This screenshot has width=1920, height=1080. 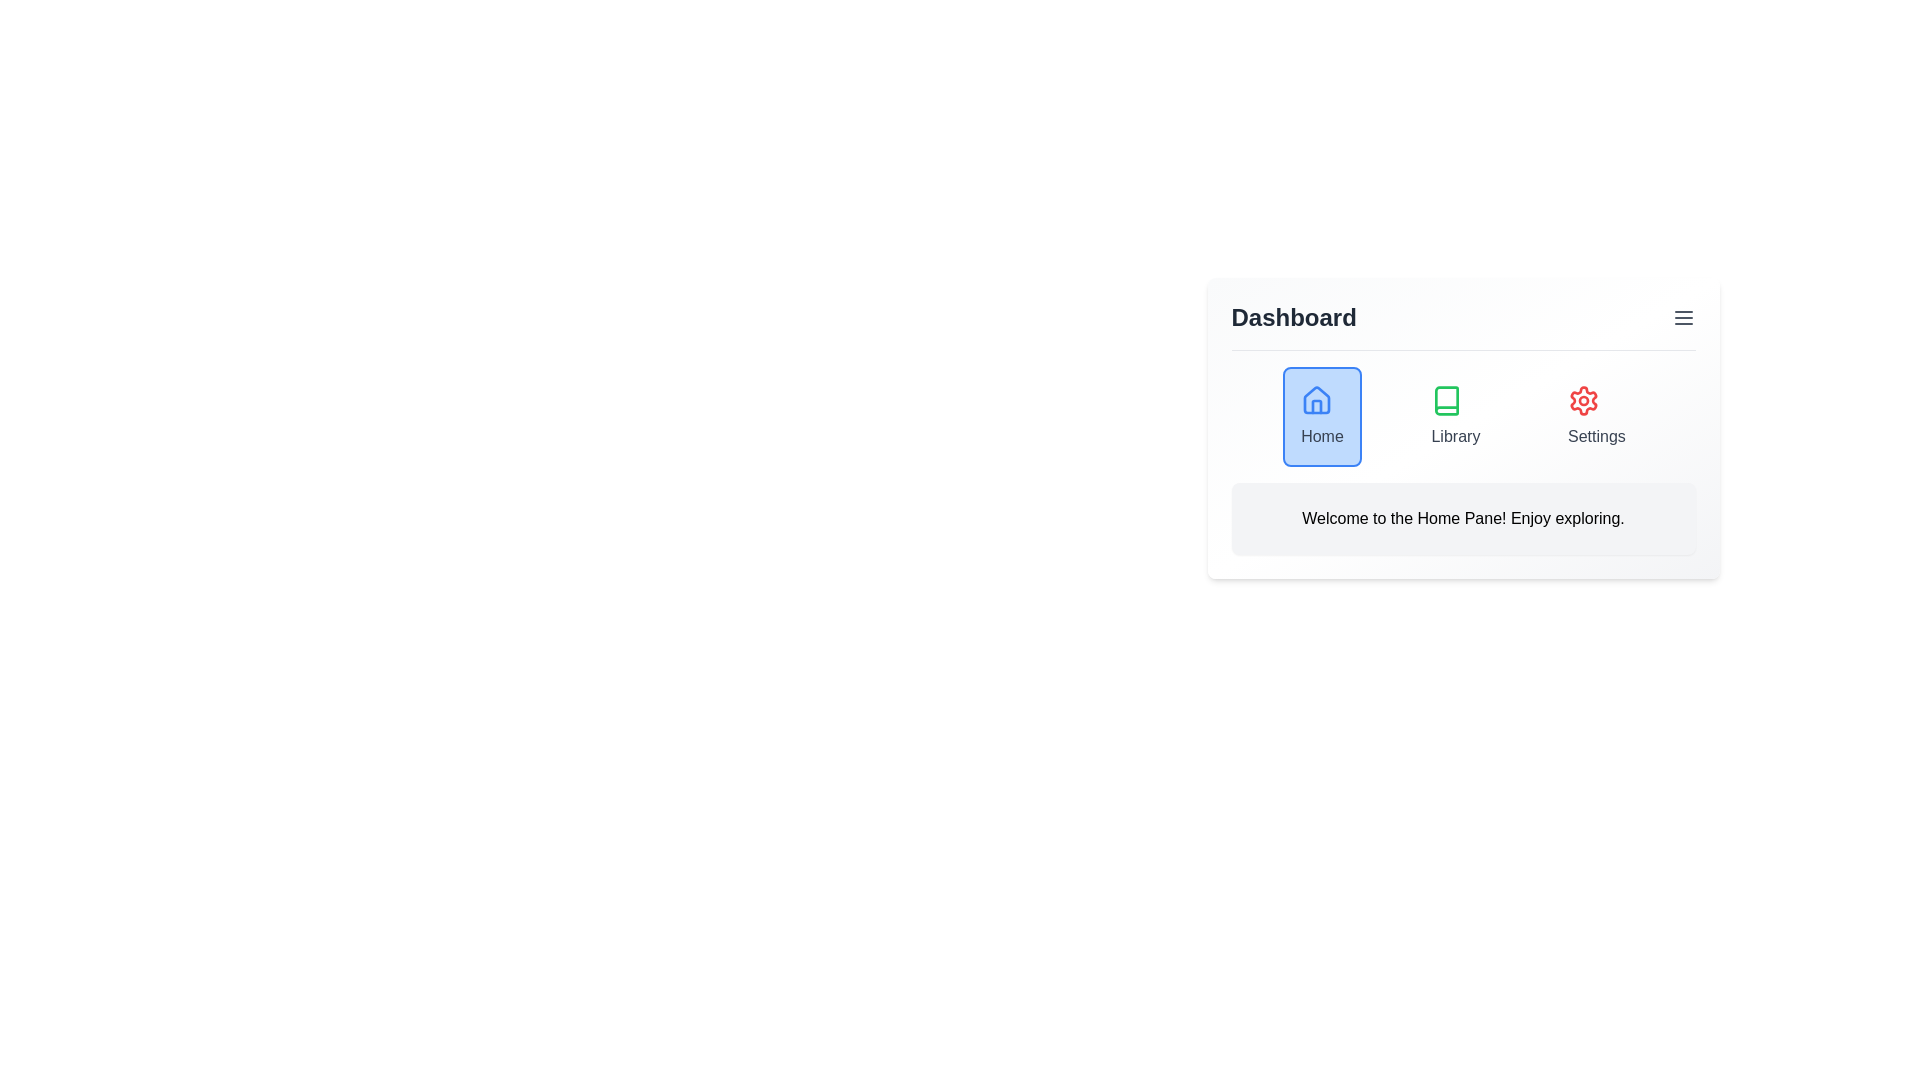 I want to click on the Home button located in the Navigation Bar section titled 'Dashboard', so click(x=1322, y=415).